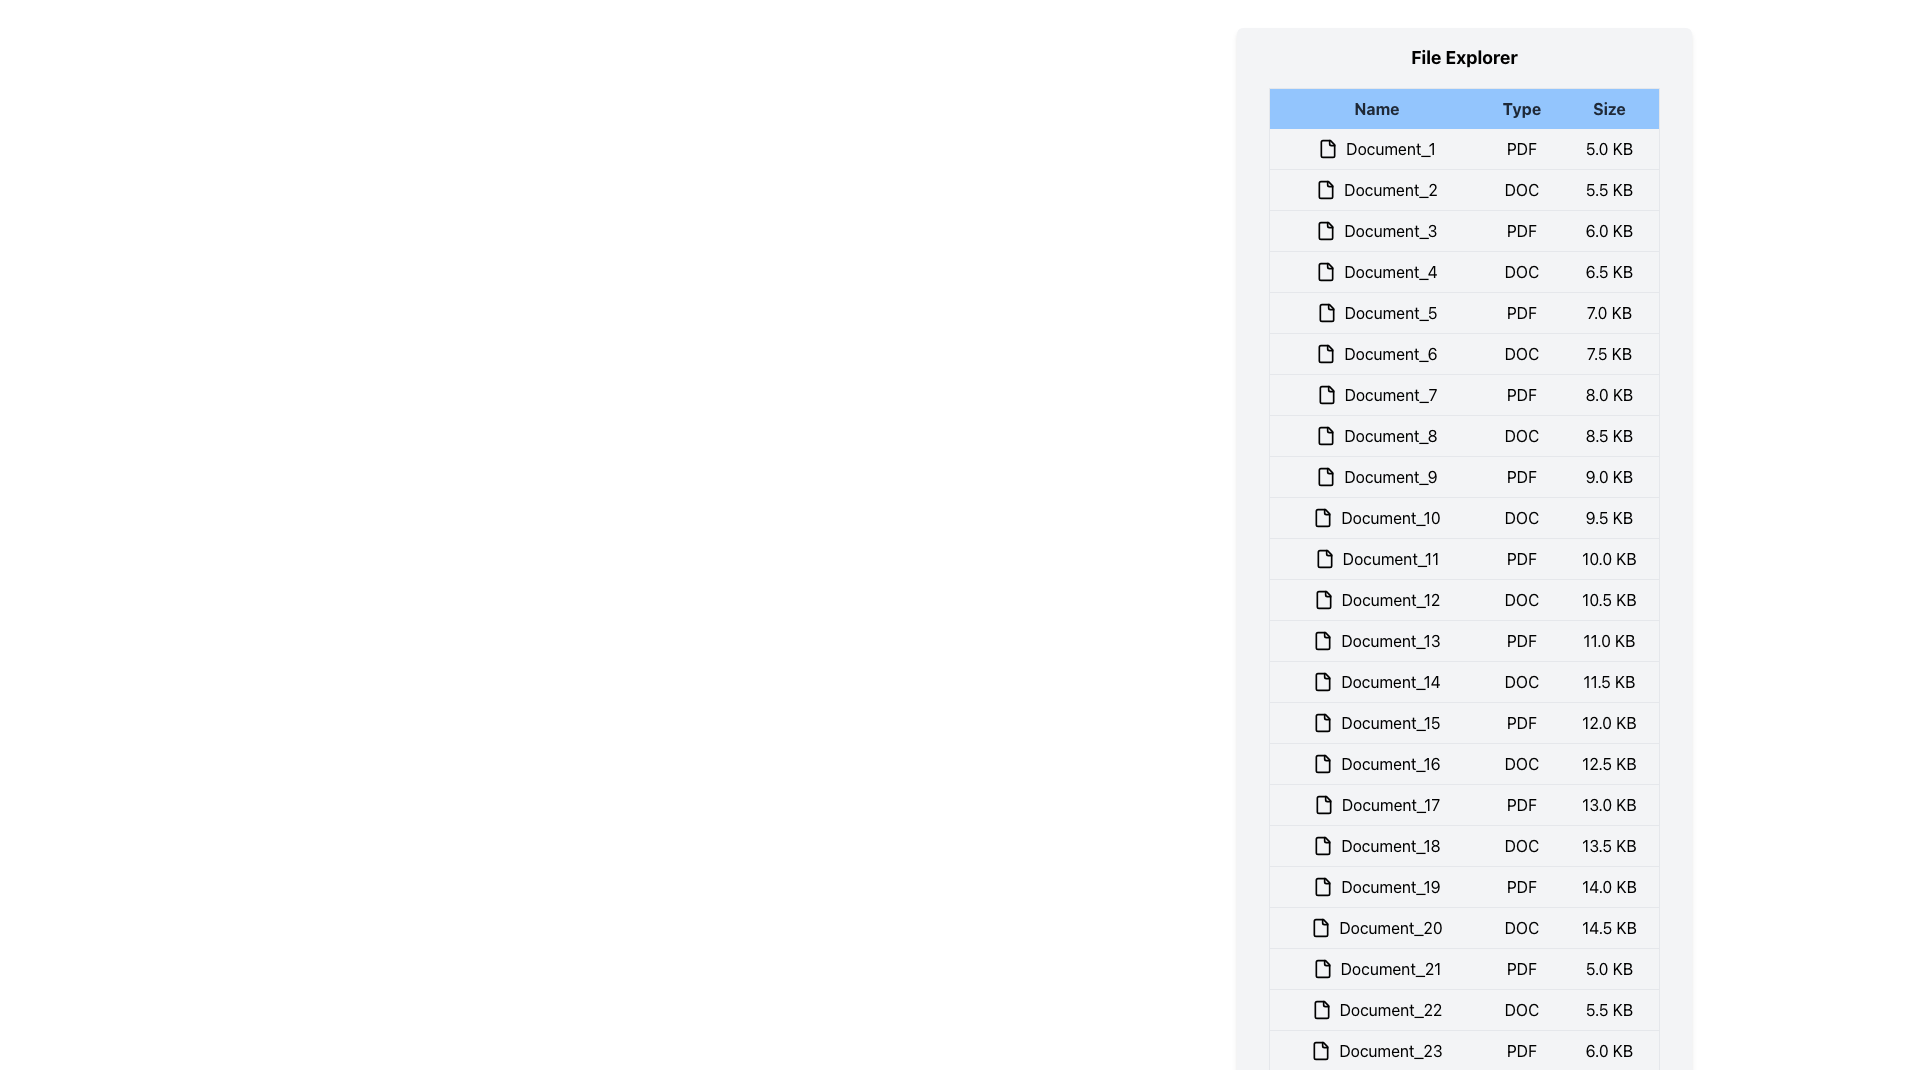 The width and height of the screenshot is (1920, 1080). What do you see at coordinates (1520, 477) in the screenshot?
I see `the 'Type' label for the file 'Document_9' in the file explorer interface` at bounding box center [1520, 477].